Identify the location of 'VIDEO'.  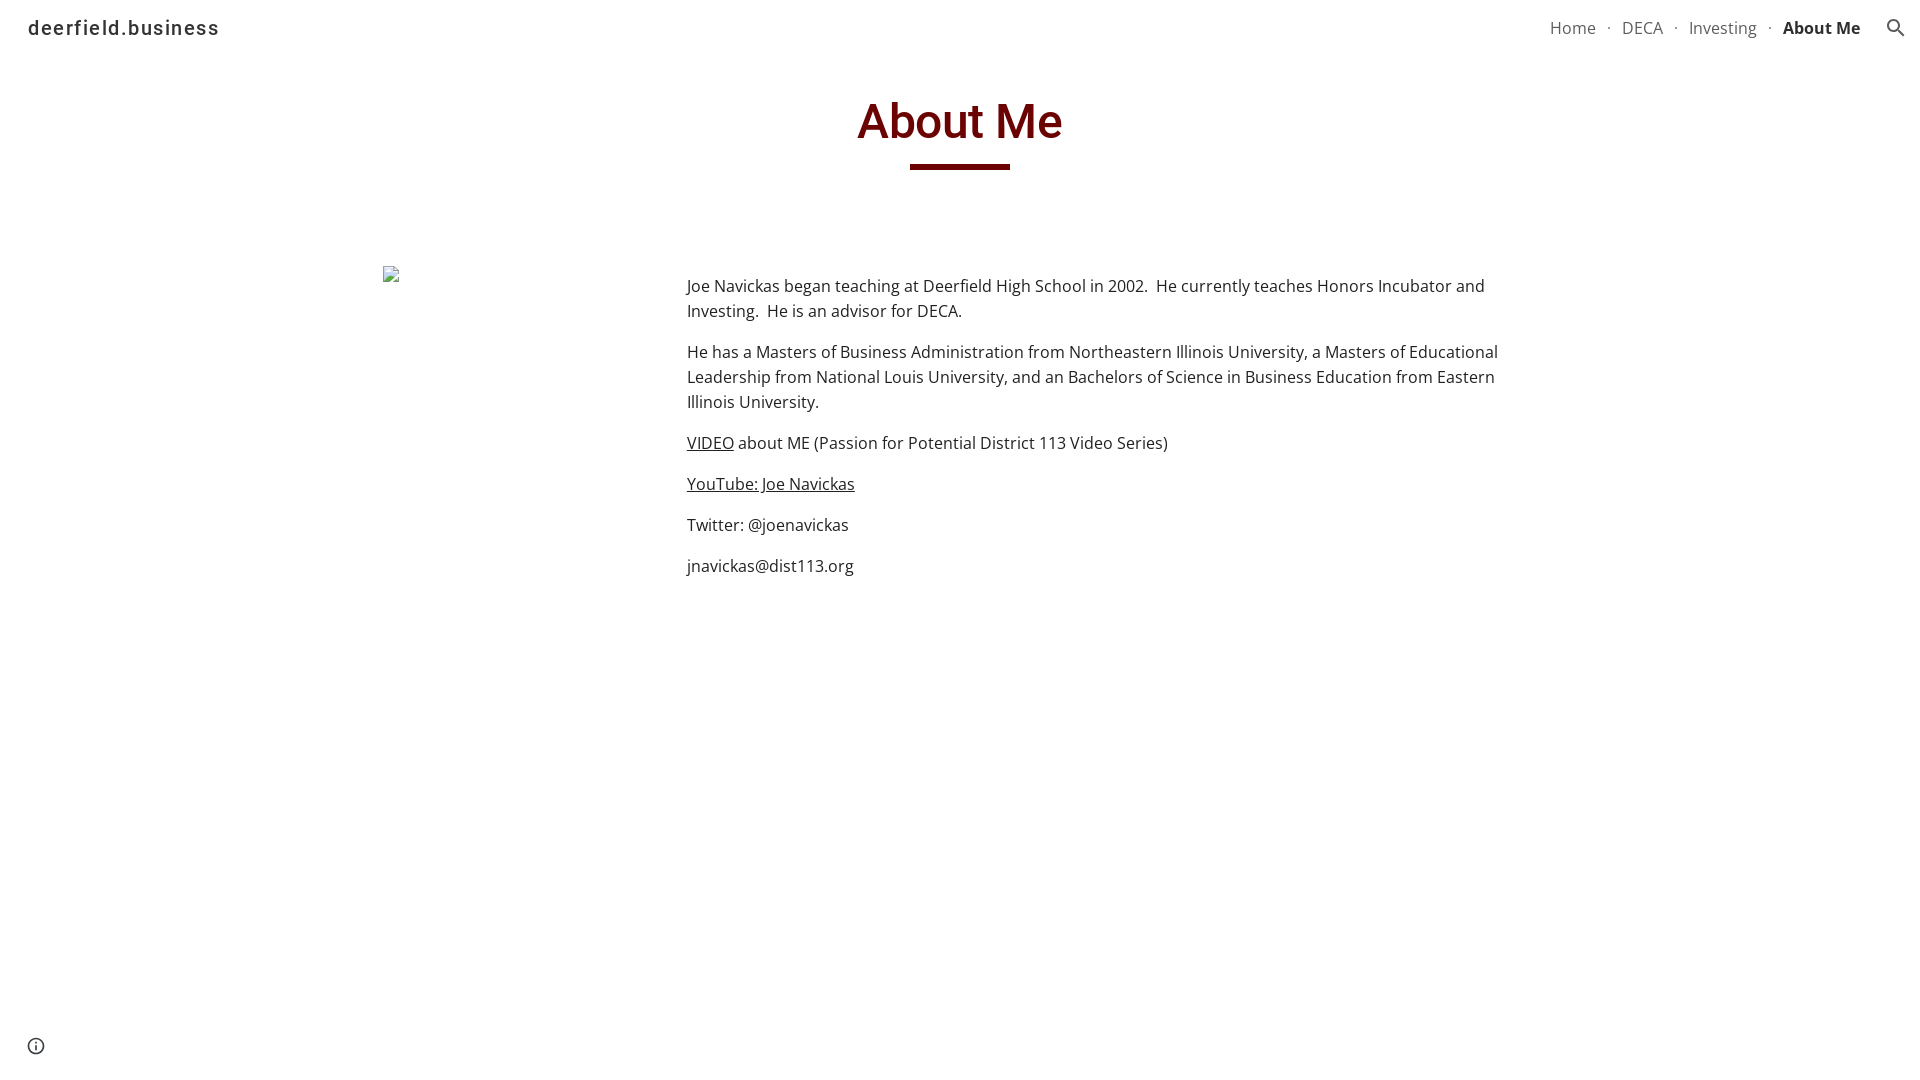
(710, 442).